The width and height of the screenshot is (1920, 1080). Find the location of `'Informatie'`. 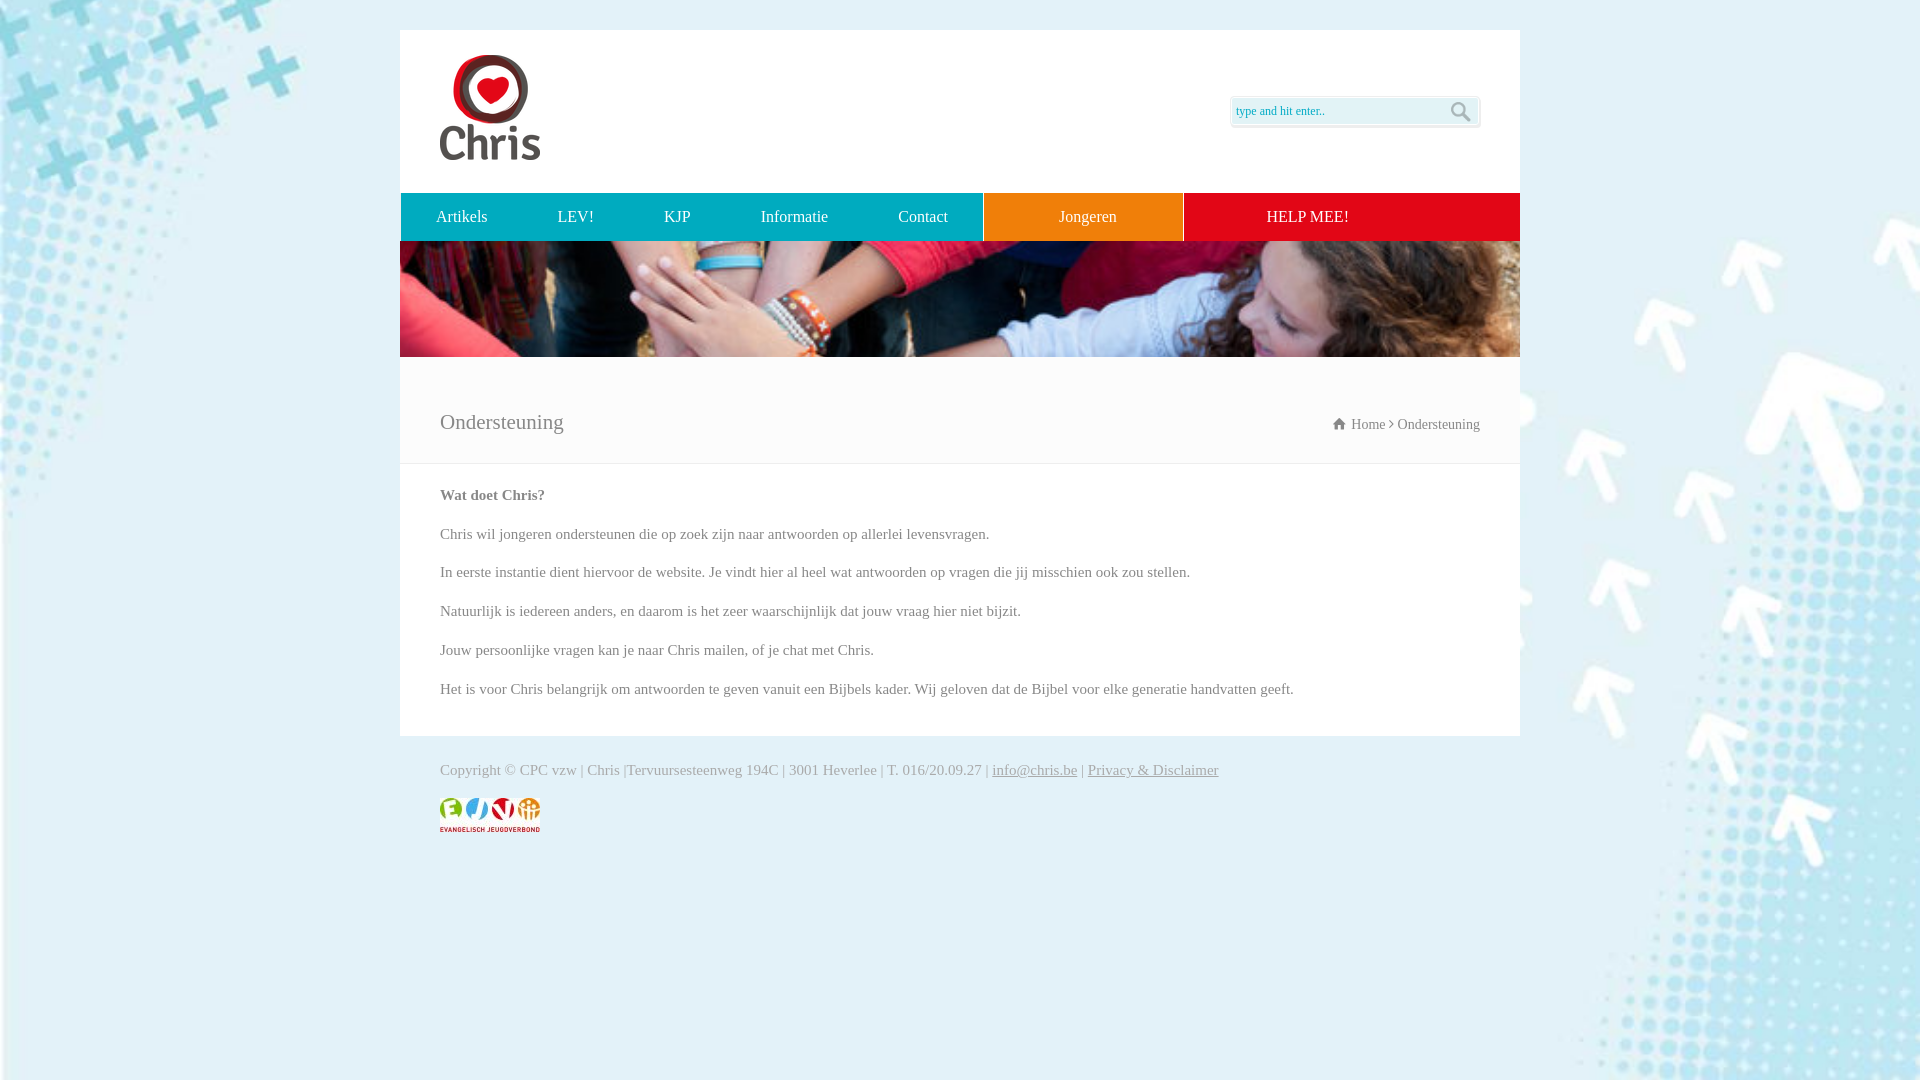

'Informatie' is located at coordinates (724, 216).